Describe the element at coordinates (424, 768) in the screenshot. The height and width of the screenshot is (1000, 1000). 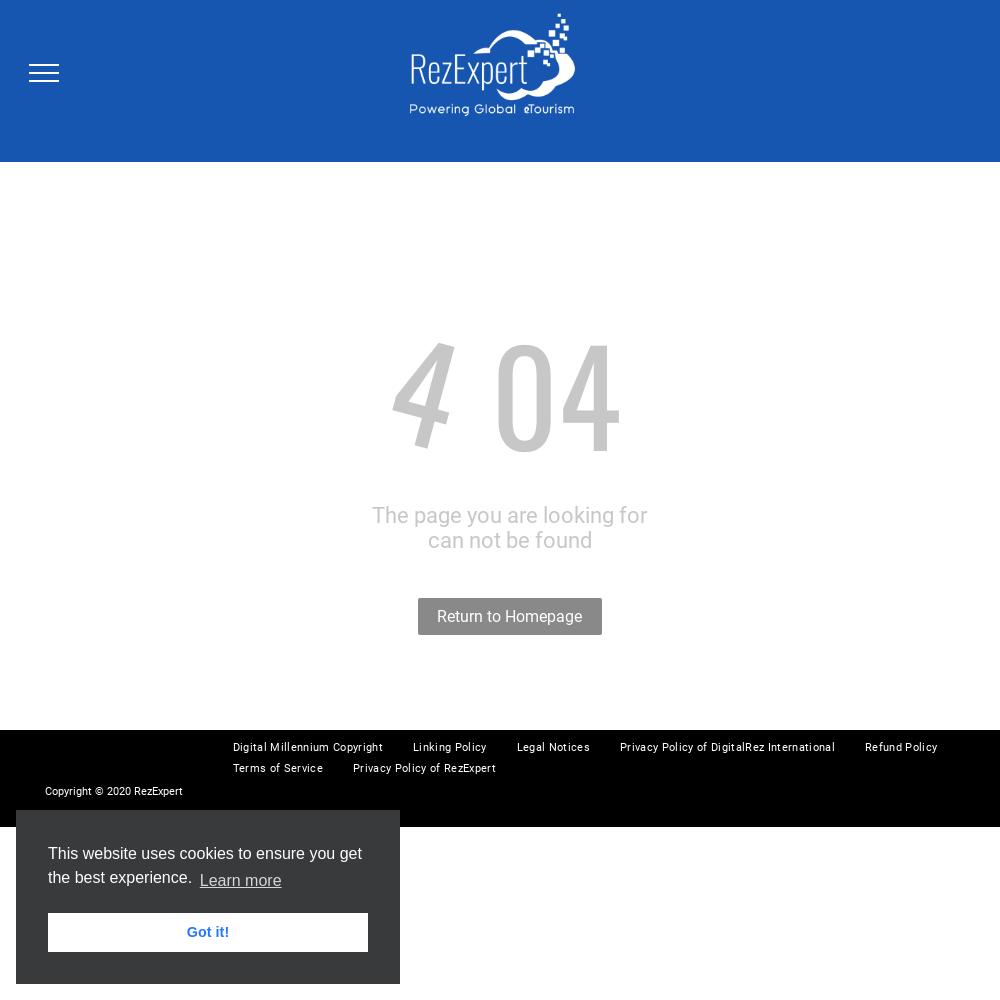
I see `'Privacy Policy of RezExpert'` at that location.